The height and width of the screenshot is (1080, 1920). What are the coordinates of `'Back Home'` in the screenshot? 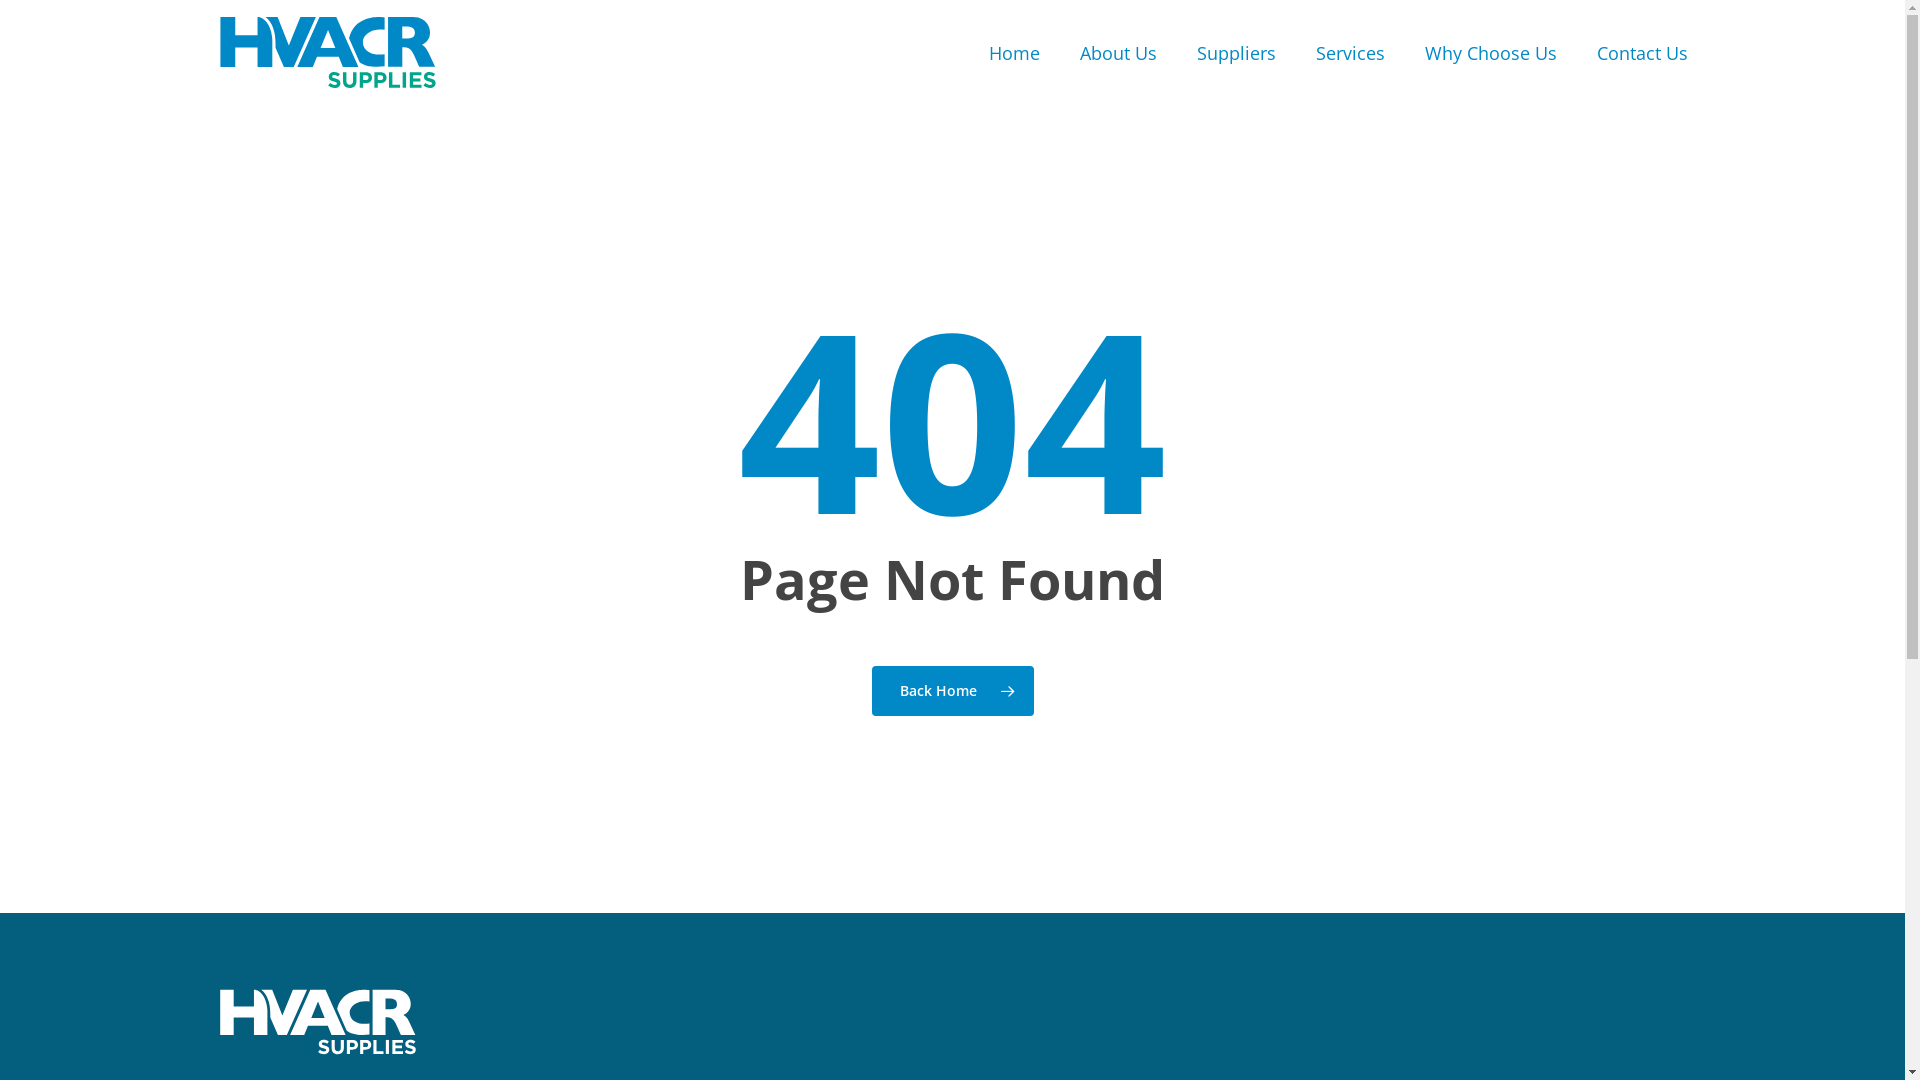 It's located at (952, 689).